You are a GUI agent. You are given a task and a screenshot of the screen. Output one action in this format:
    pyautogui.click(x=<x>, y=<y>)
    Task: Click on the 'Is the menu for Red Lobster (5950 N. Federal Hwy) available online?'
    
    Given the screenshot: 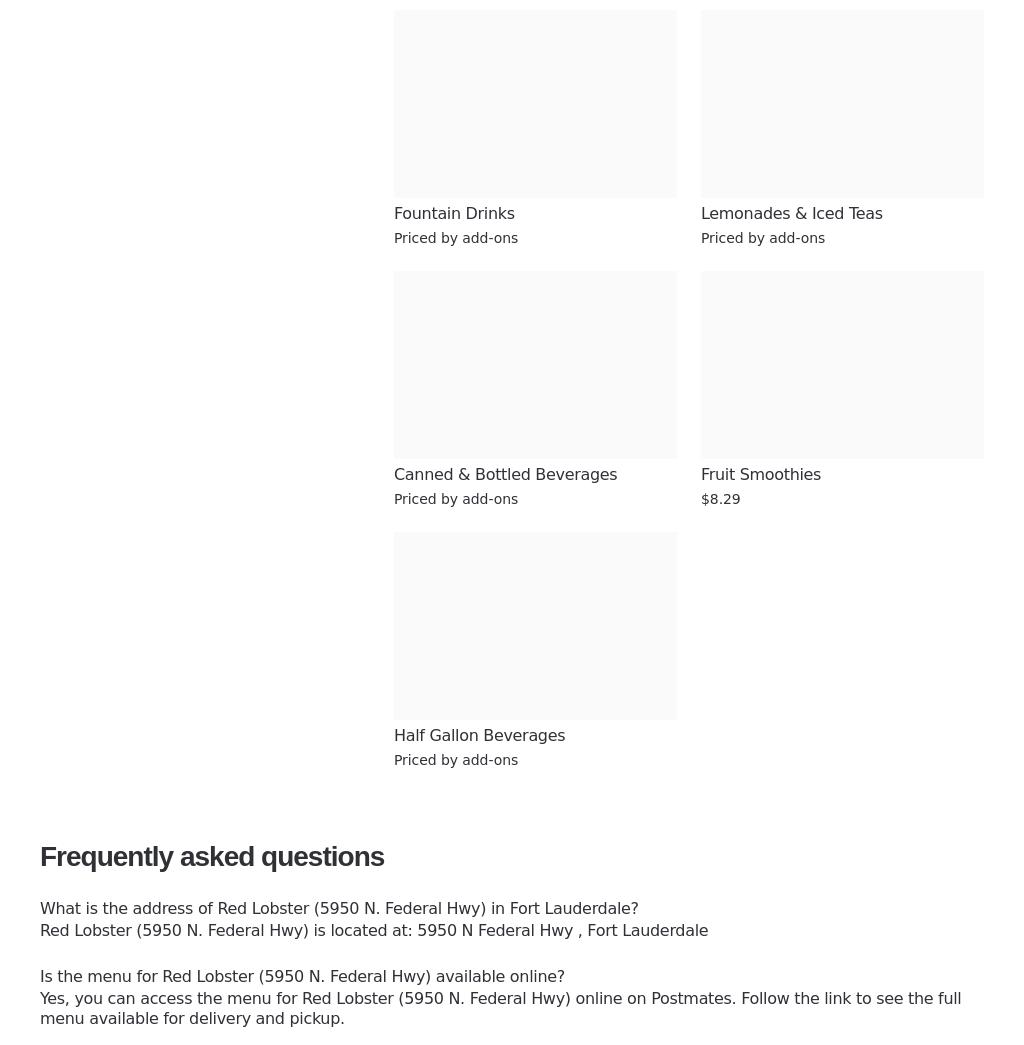 What is the action you would take?
    pyautogui.click(x=300, y=975)
    